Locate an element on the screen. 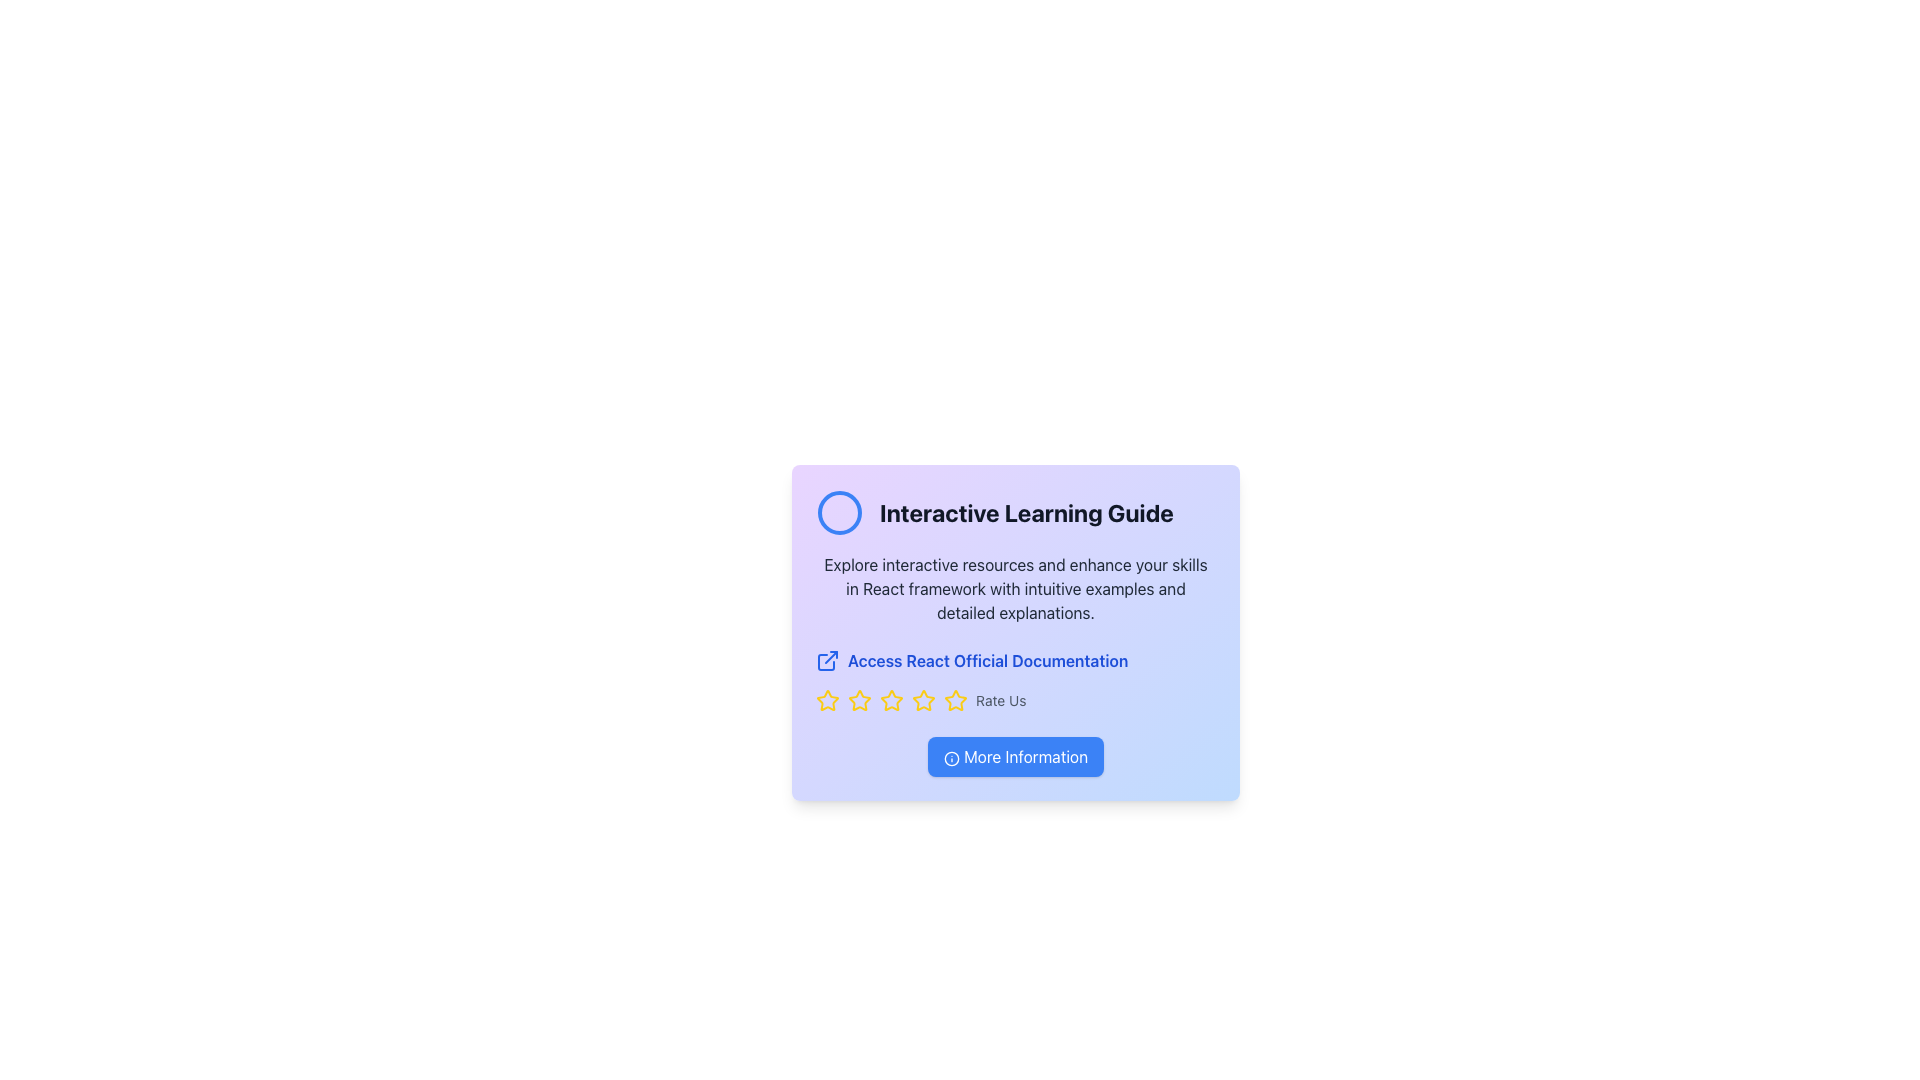 Image resolution: width=1920 pixels, height=1080 pixels. the hyperlink with an associated icon located below the 'Interactive Learning Guide' title and above the 'Rate Us' section is located at coordinates (1016, 660).